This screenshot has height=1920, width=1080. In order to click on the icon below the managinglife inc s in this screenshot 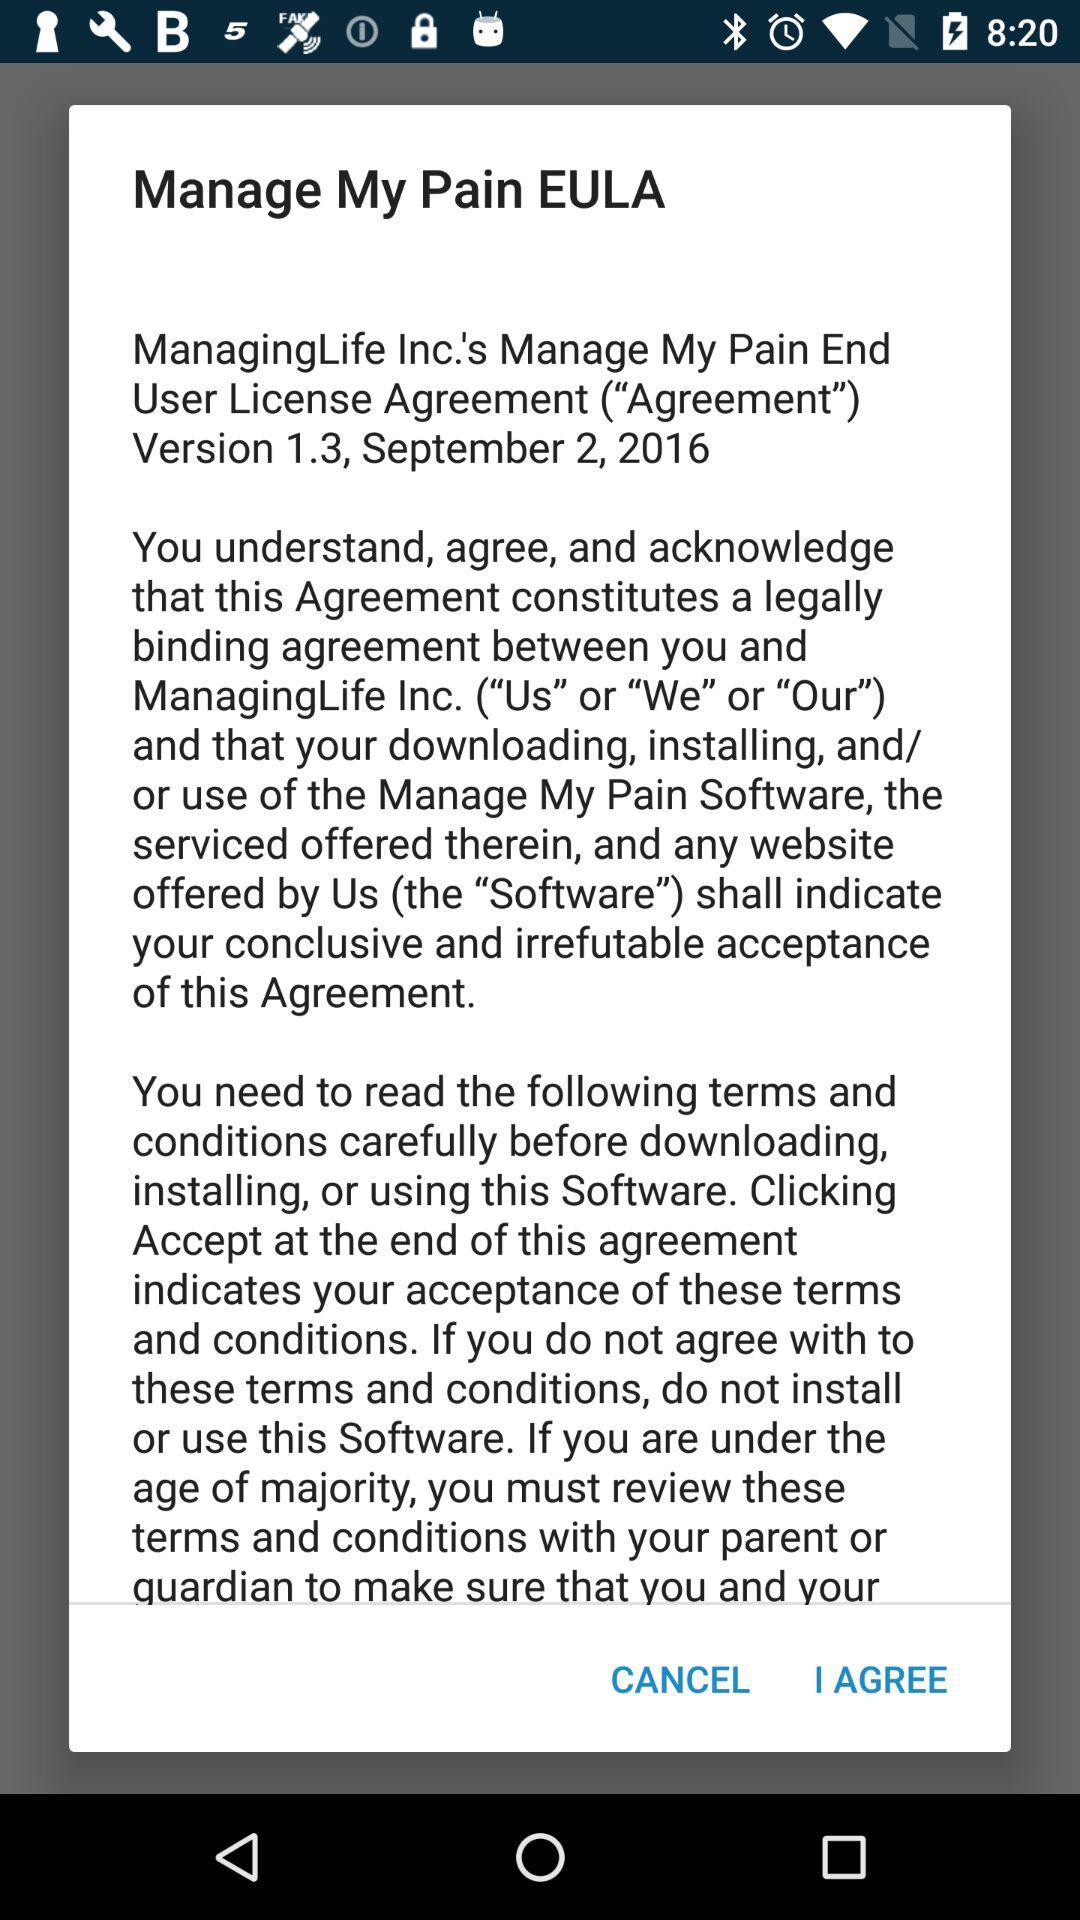, I will do `click(679, 1678)`.